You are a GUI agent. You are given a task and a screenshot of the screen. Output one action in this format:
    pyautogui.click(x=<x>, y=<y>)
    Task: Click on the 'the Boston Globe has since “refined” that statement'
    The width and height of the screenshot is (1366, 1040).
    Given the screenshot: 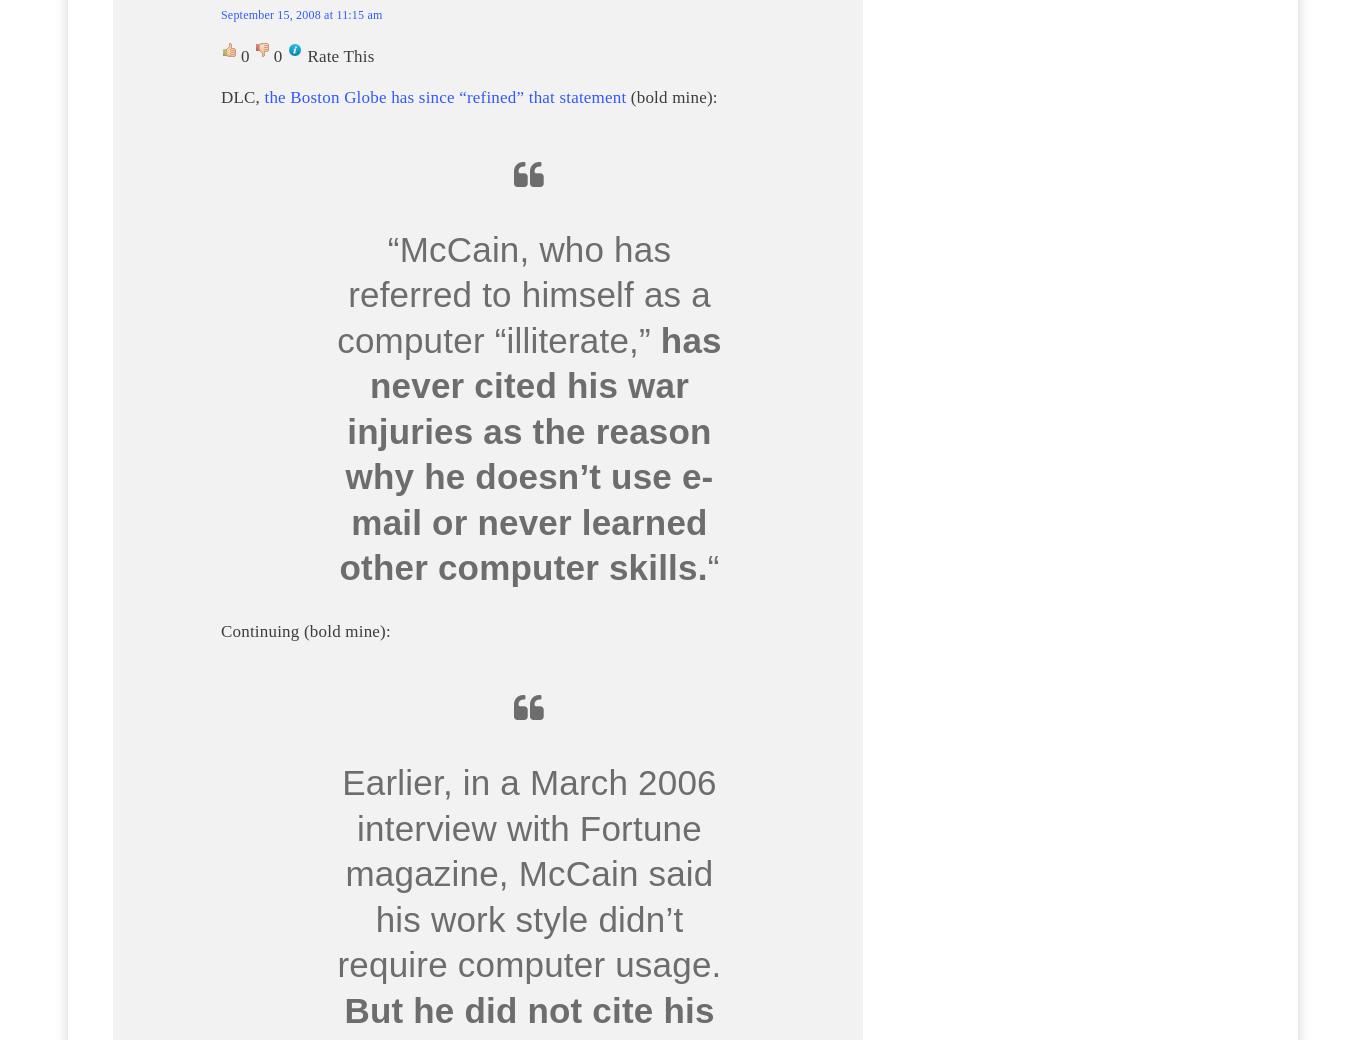 What is the action you would take?
    pyautogui.click(x=444, y=96)
    